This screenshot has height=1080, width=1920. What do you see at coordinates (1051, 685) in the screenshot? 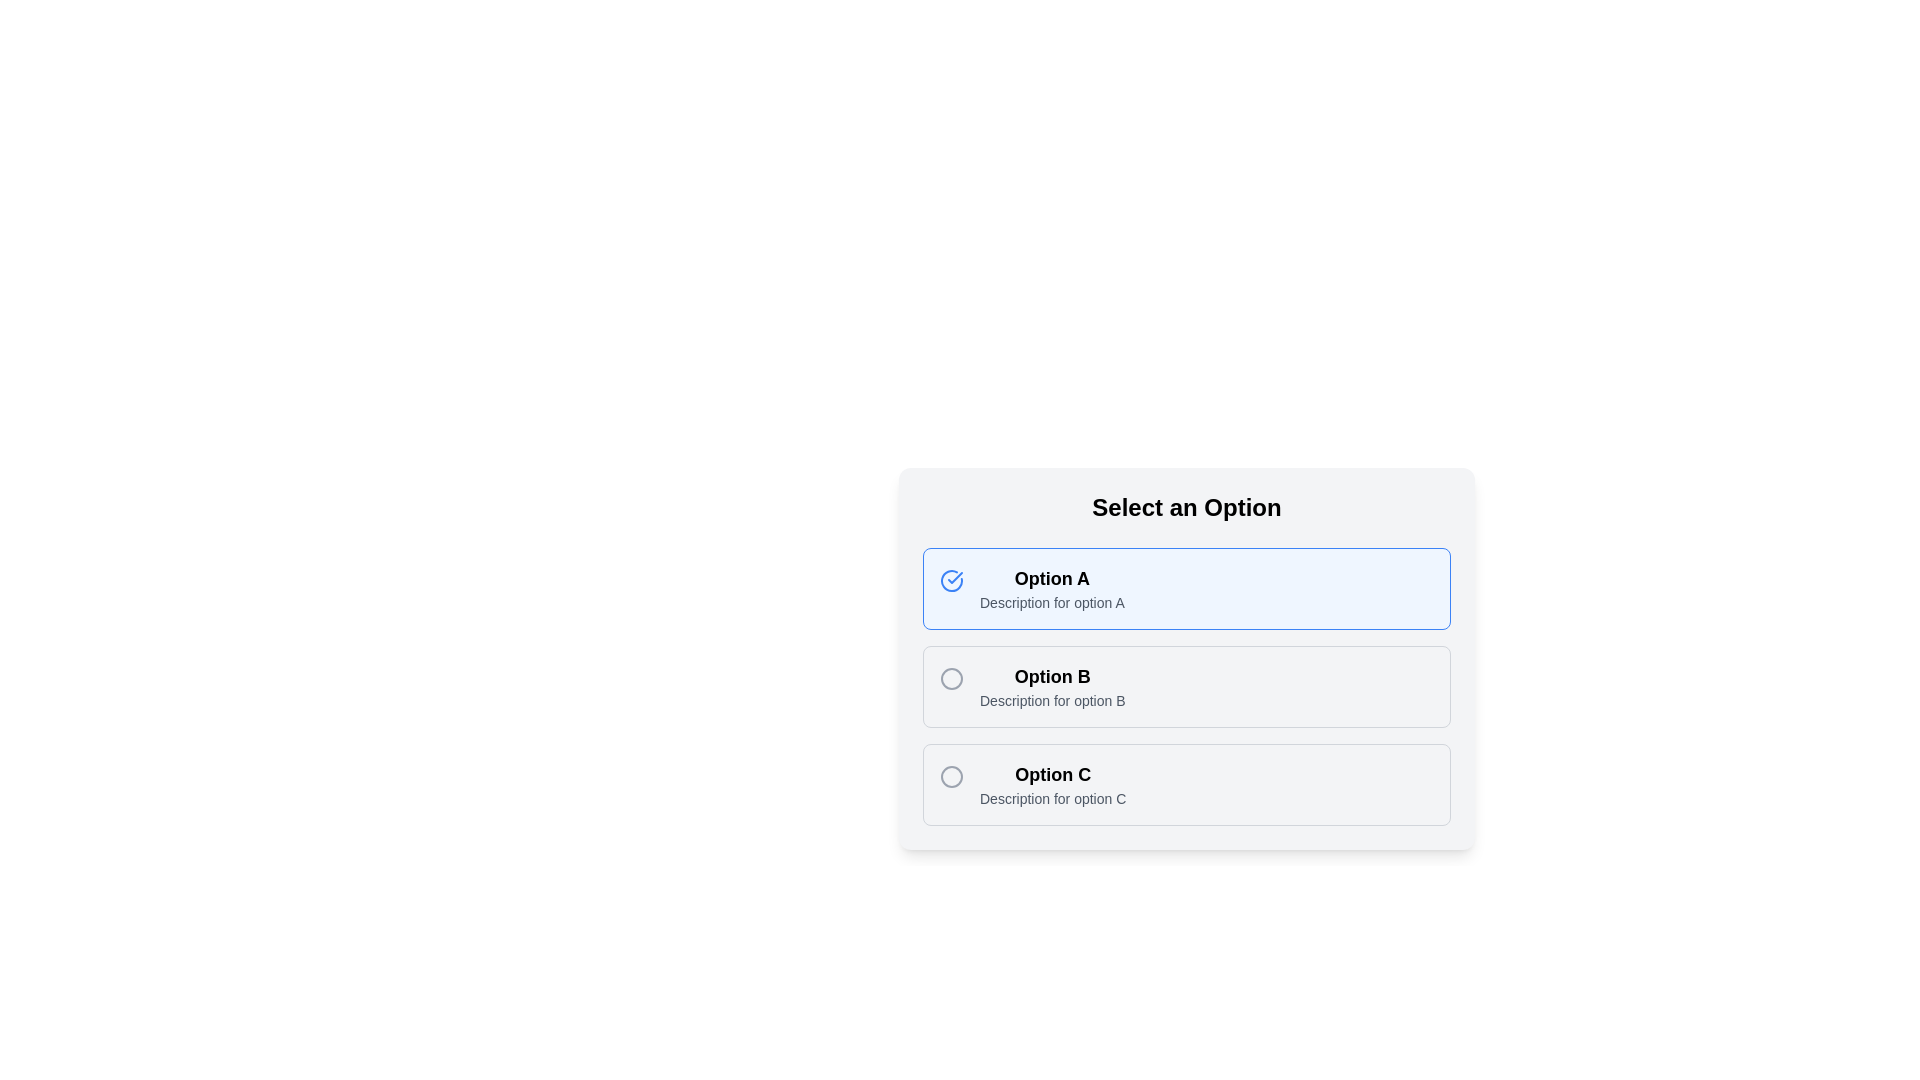
I see `the Text Label that displays 'Option B' and its description, located in the second row of the selection list` at bounding box center [1051, 685].